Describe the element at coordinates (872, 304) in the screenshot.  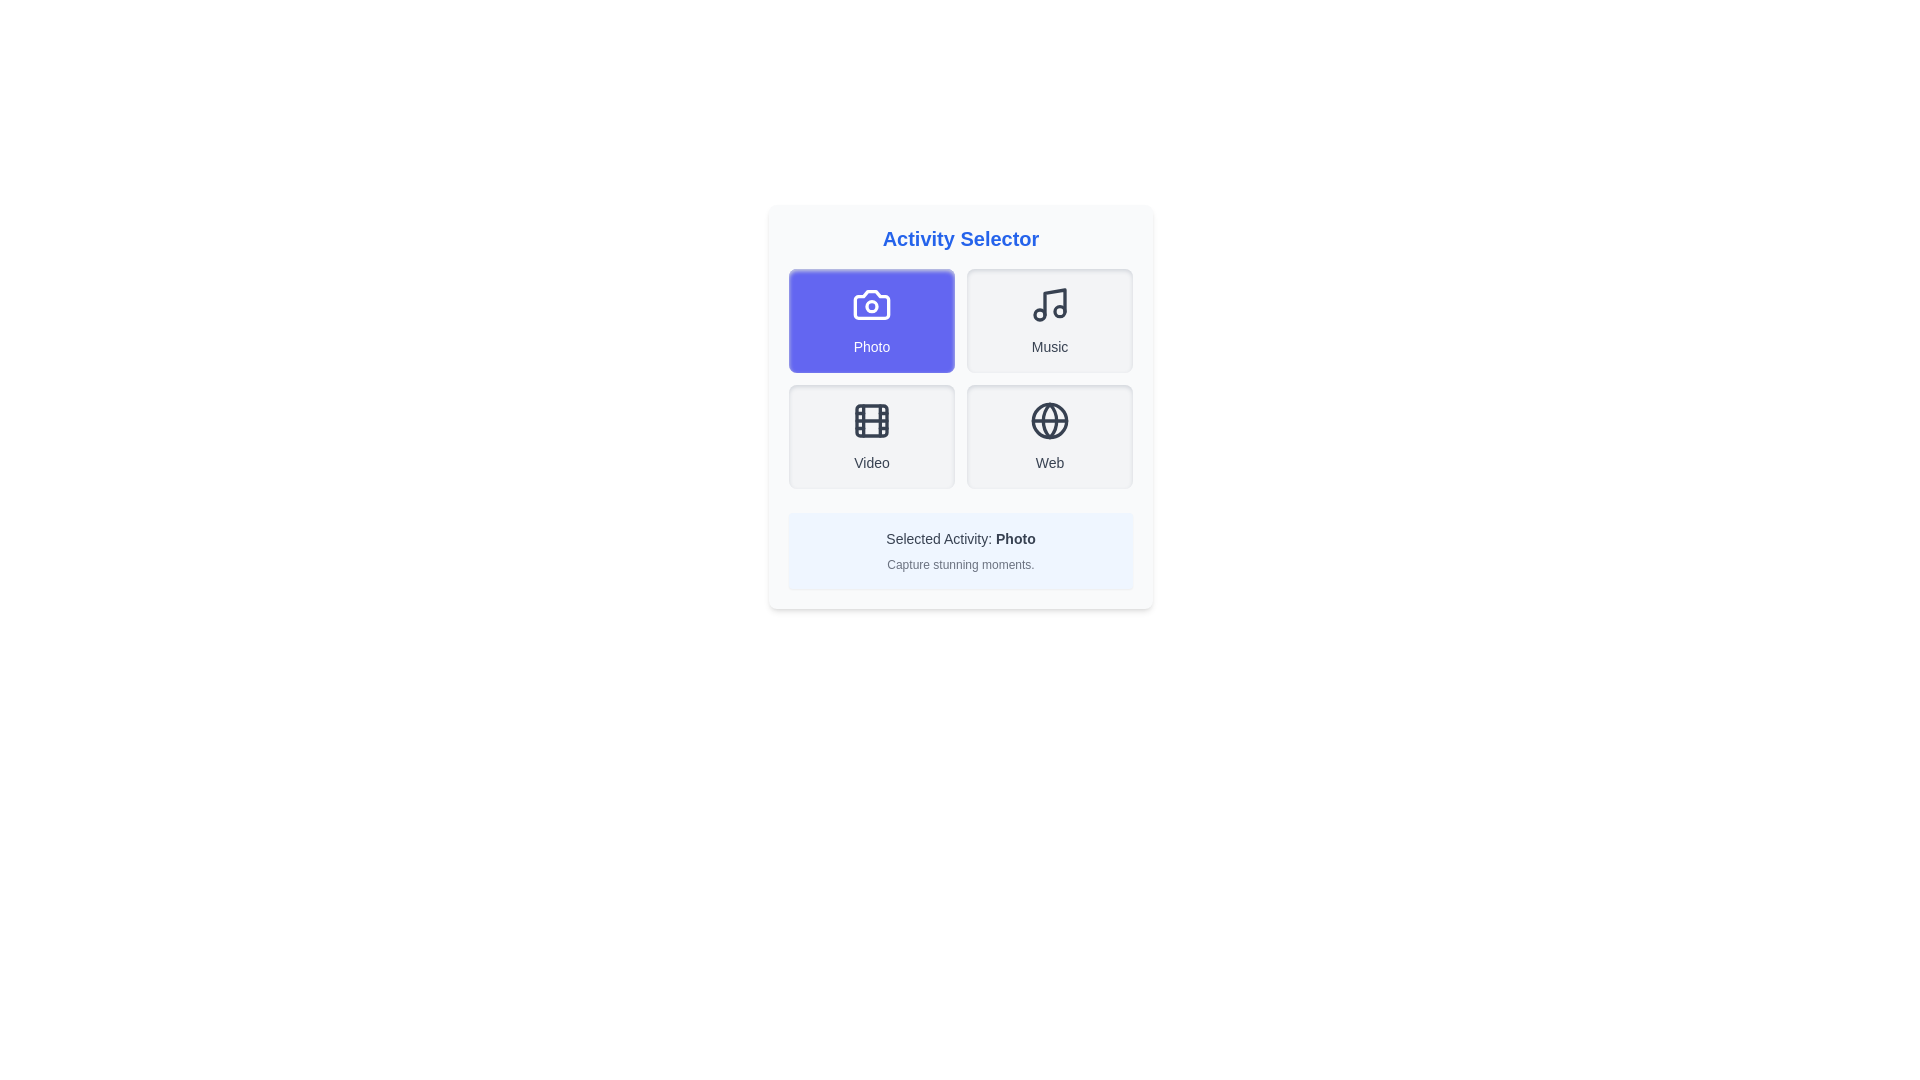
I see `the decorative camera icon element located in the upper-left quadrant of the 'Photo' tile, which resembles the body of a camera with a strap-like structure` at that location.